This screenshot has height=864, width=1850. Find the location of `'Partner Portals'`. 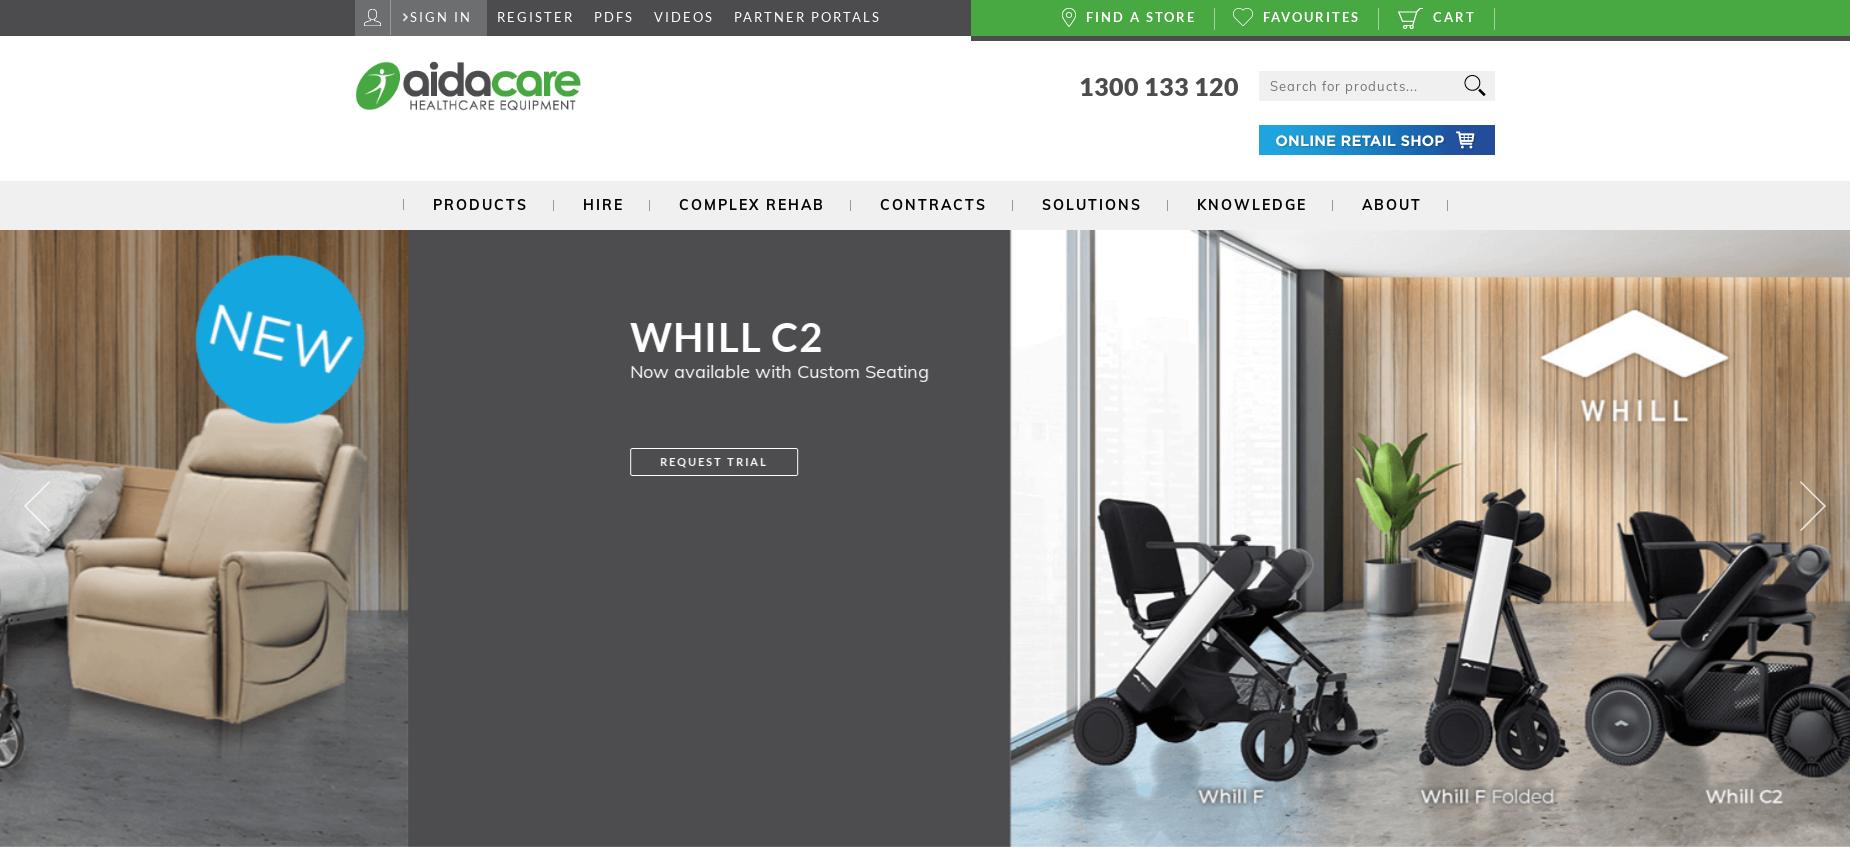

'Partner Portals' is located at coordinates (807, 17).